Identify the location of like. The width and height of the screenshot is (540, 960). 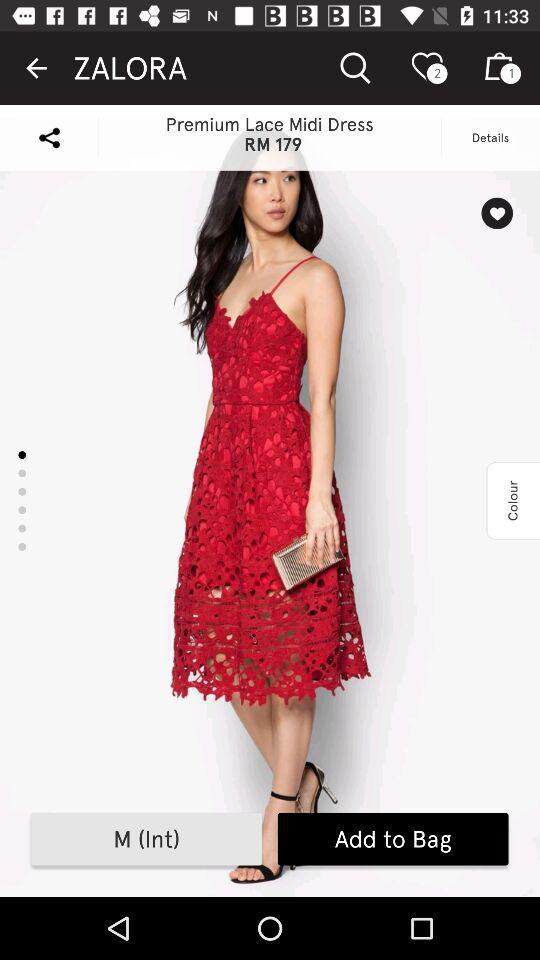
(496, 213).